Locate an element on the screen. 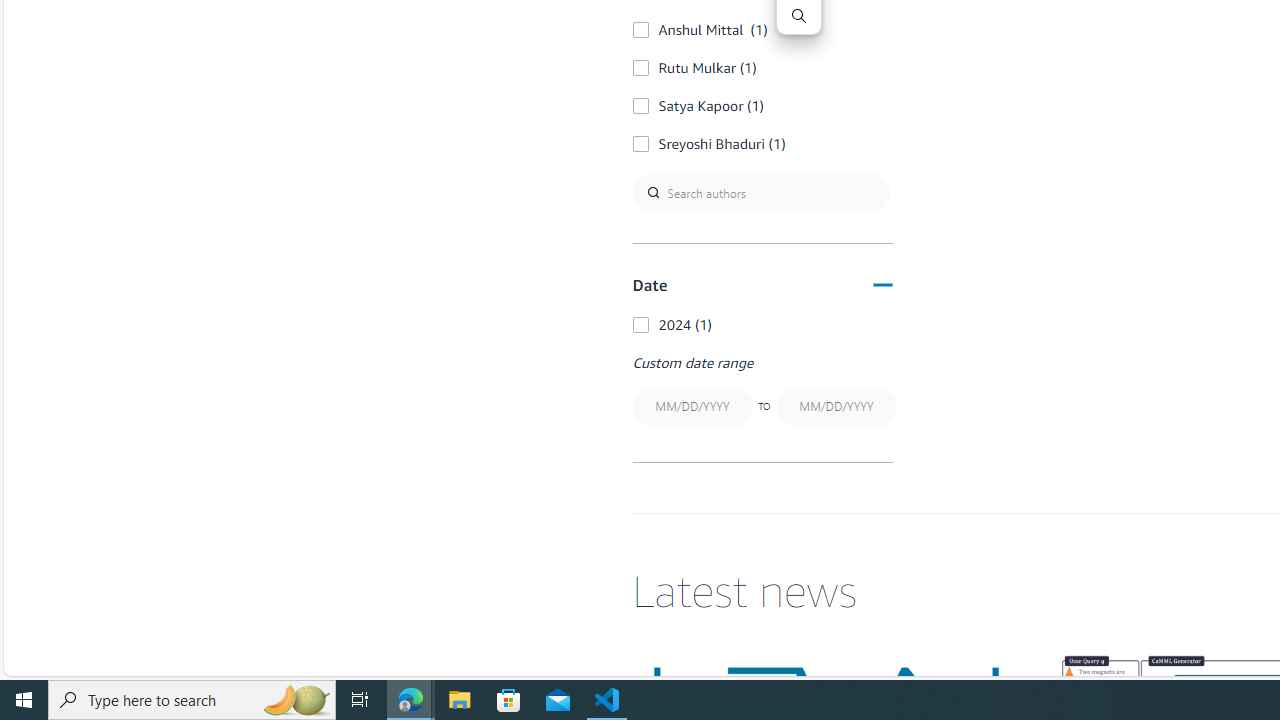 This screenshot has height=720, width=1280. 'Search' is located at coordinates (797, 15).